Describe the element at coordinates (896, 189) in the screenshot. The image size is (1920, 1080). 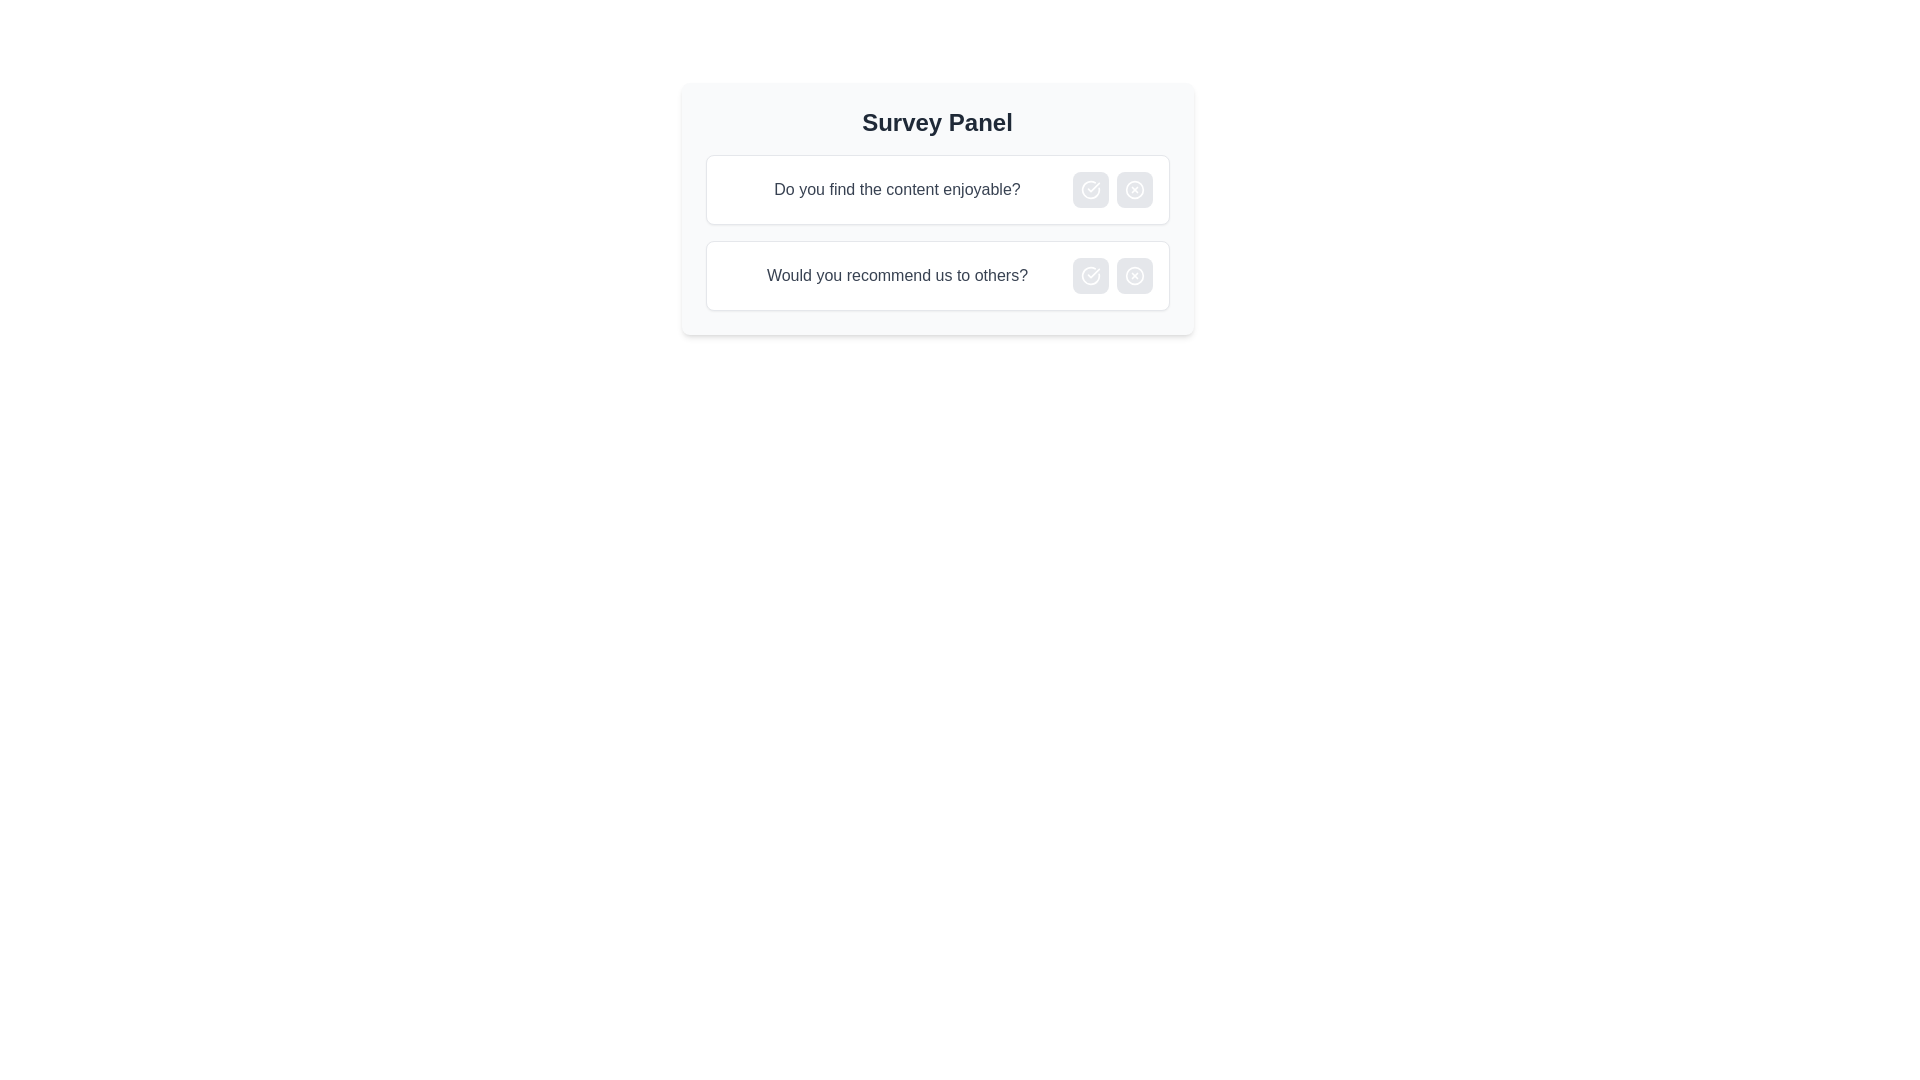
I see `static text prompt that asks 'Do you find the content enjoyable?' which is centered at the top of the survey section` at that location.